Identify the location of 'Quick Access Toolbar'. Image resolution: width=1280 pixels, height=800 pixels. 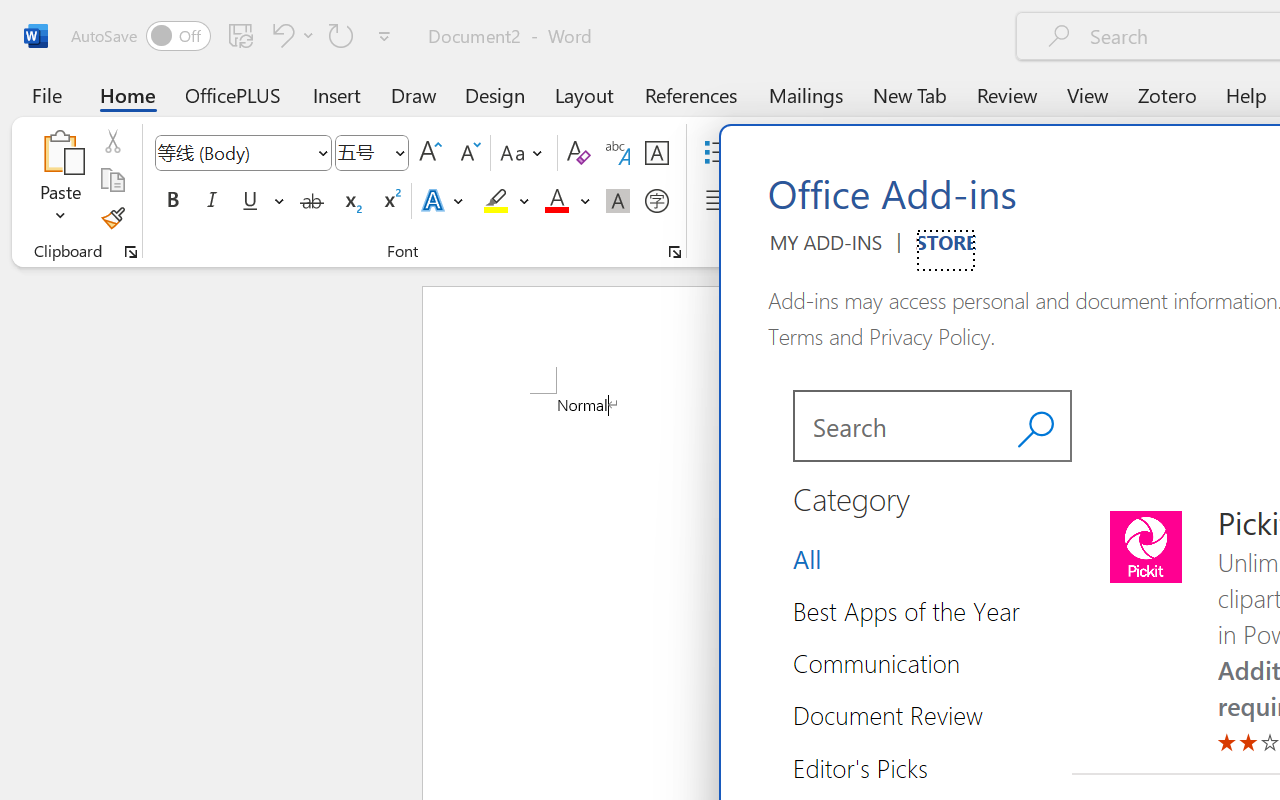
(234, 35).